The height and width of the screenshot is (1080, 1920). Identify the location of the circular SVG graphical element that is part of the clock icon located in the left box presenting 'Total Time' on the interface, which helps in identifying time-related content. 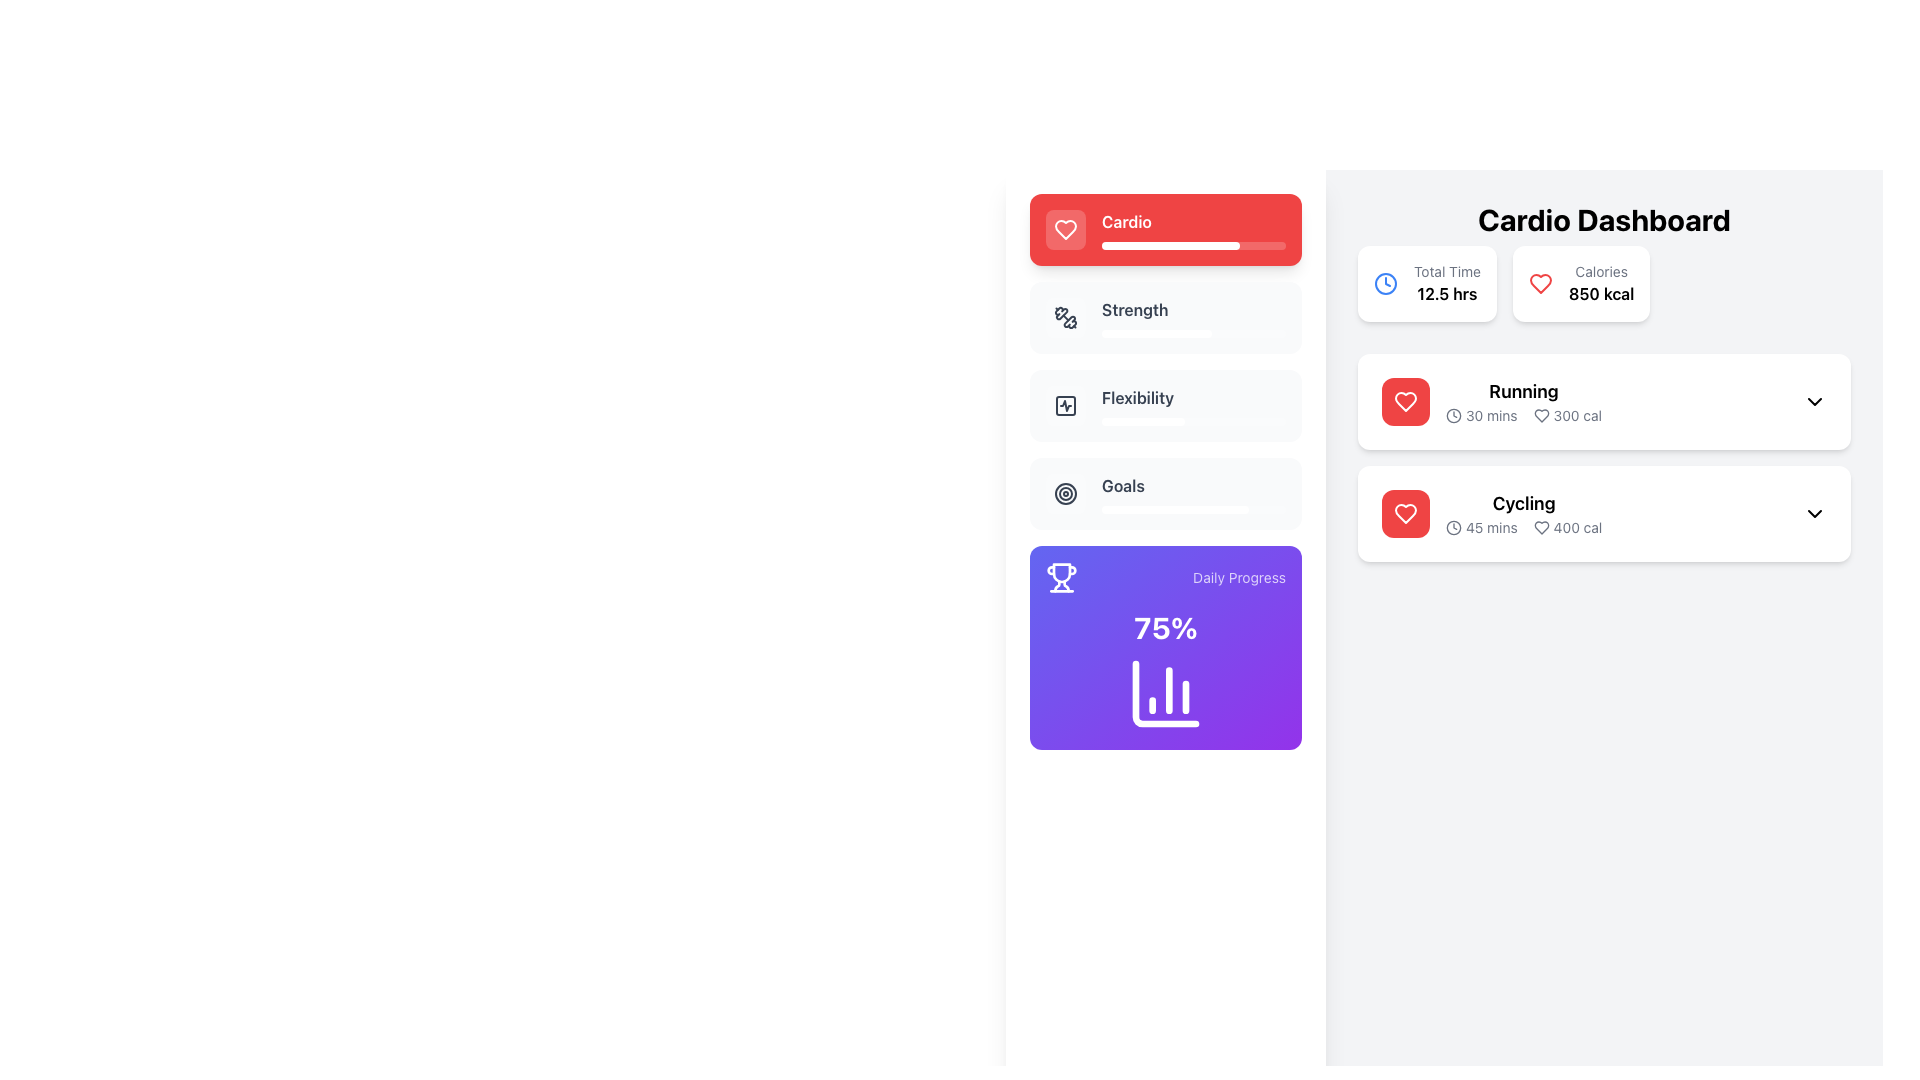
(1385, 284).